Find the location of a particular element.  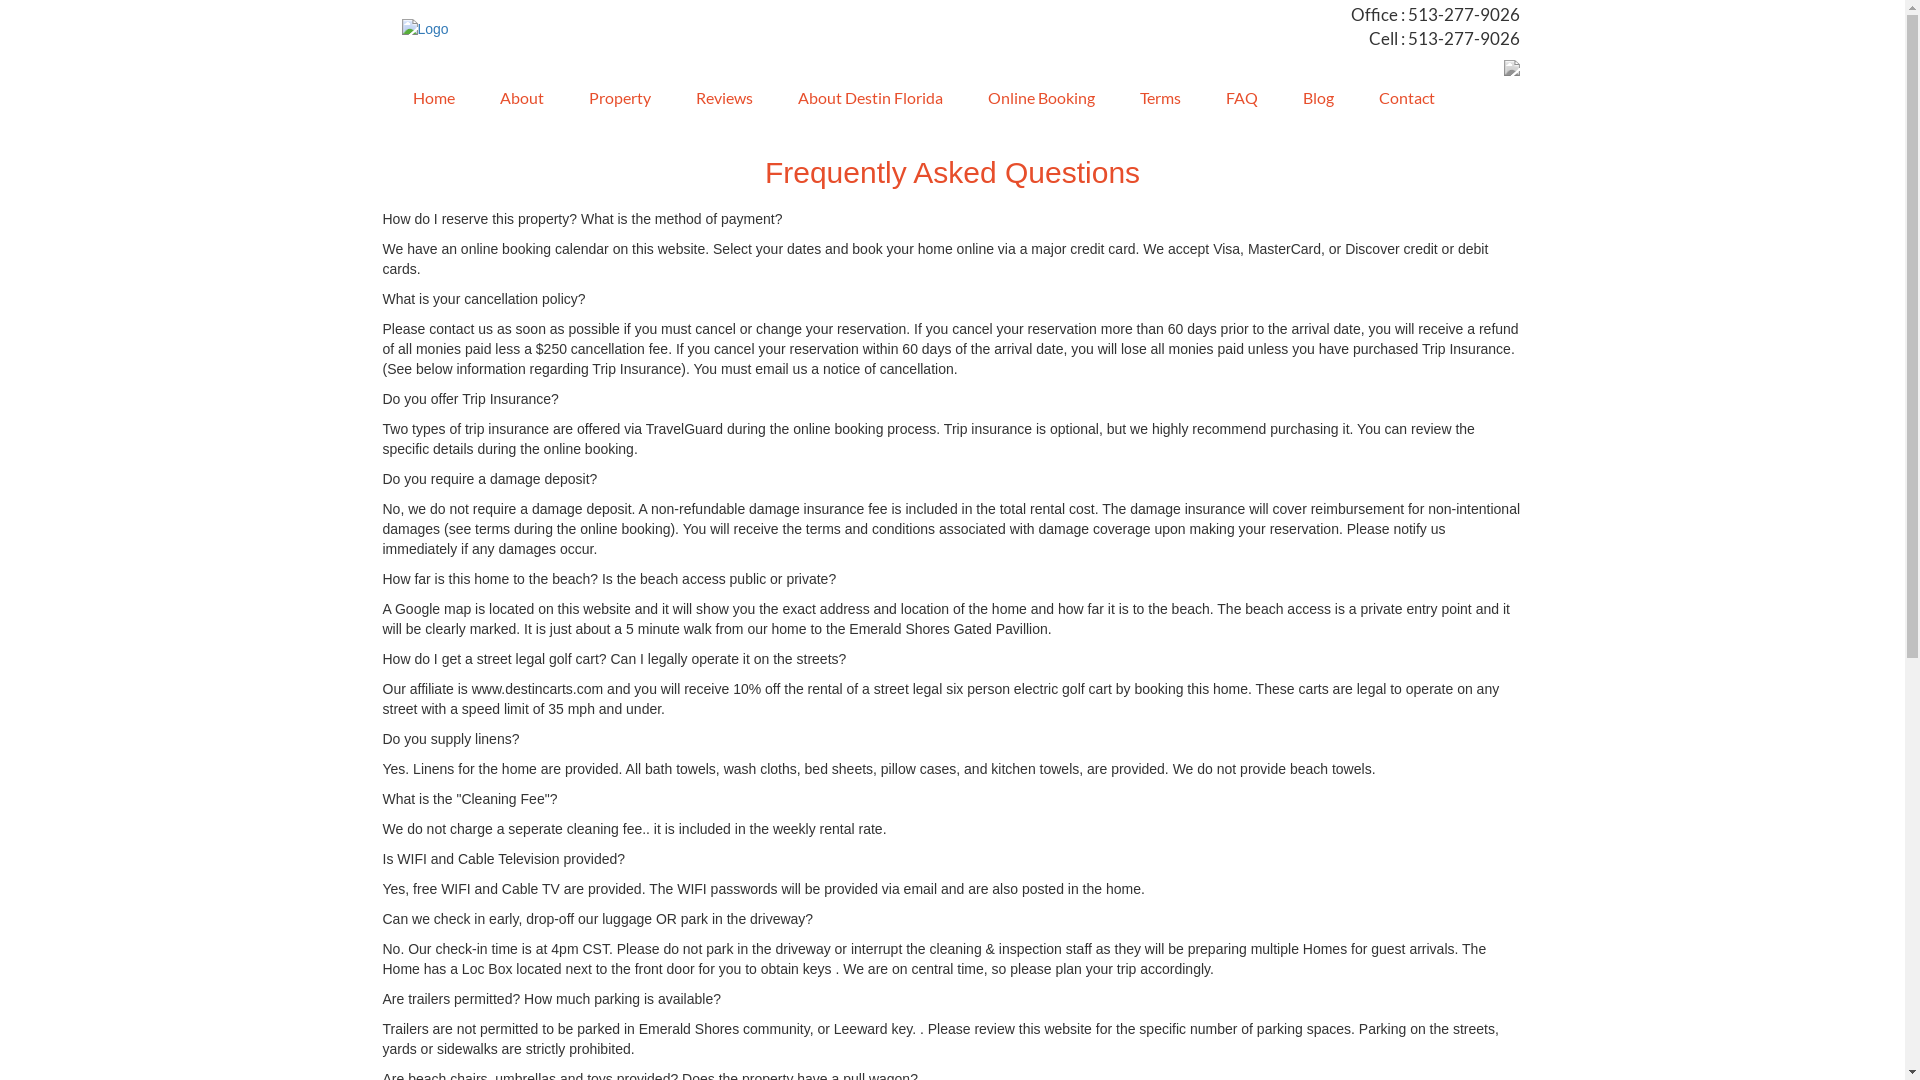

'Terms' is located at coordinates (1152, 100).